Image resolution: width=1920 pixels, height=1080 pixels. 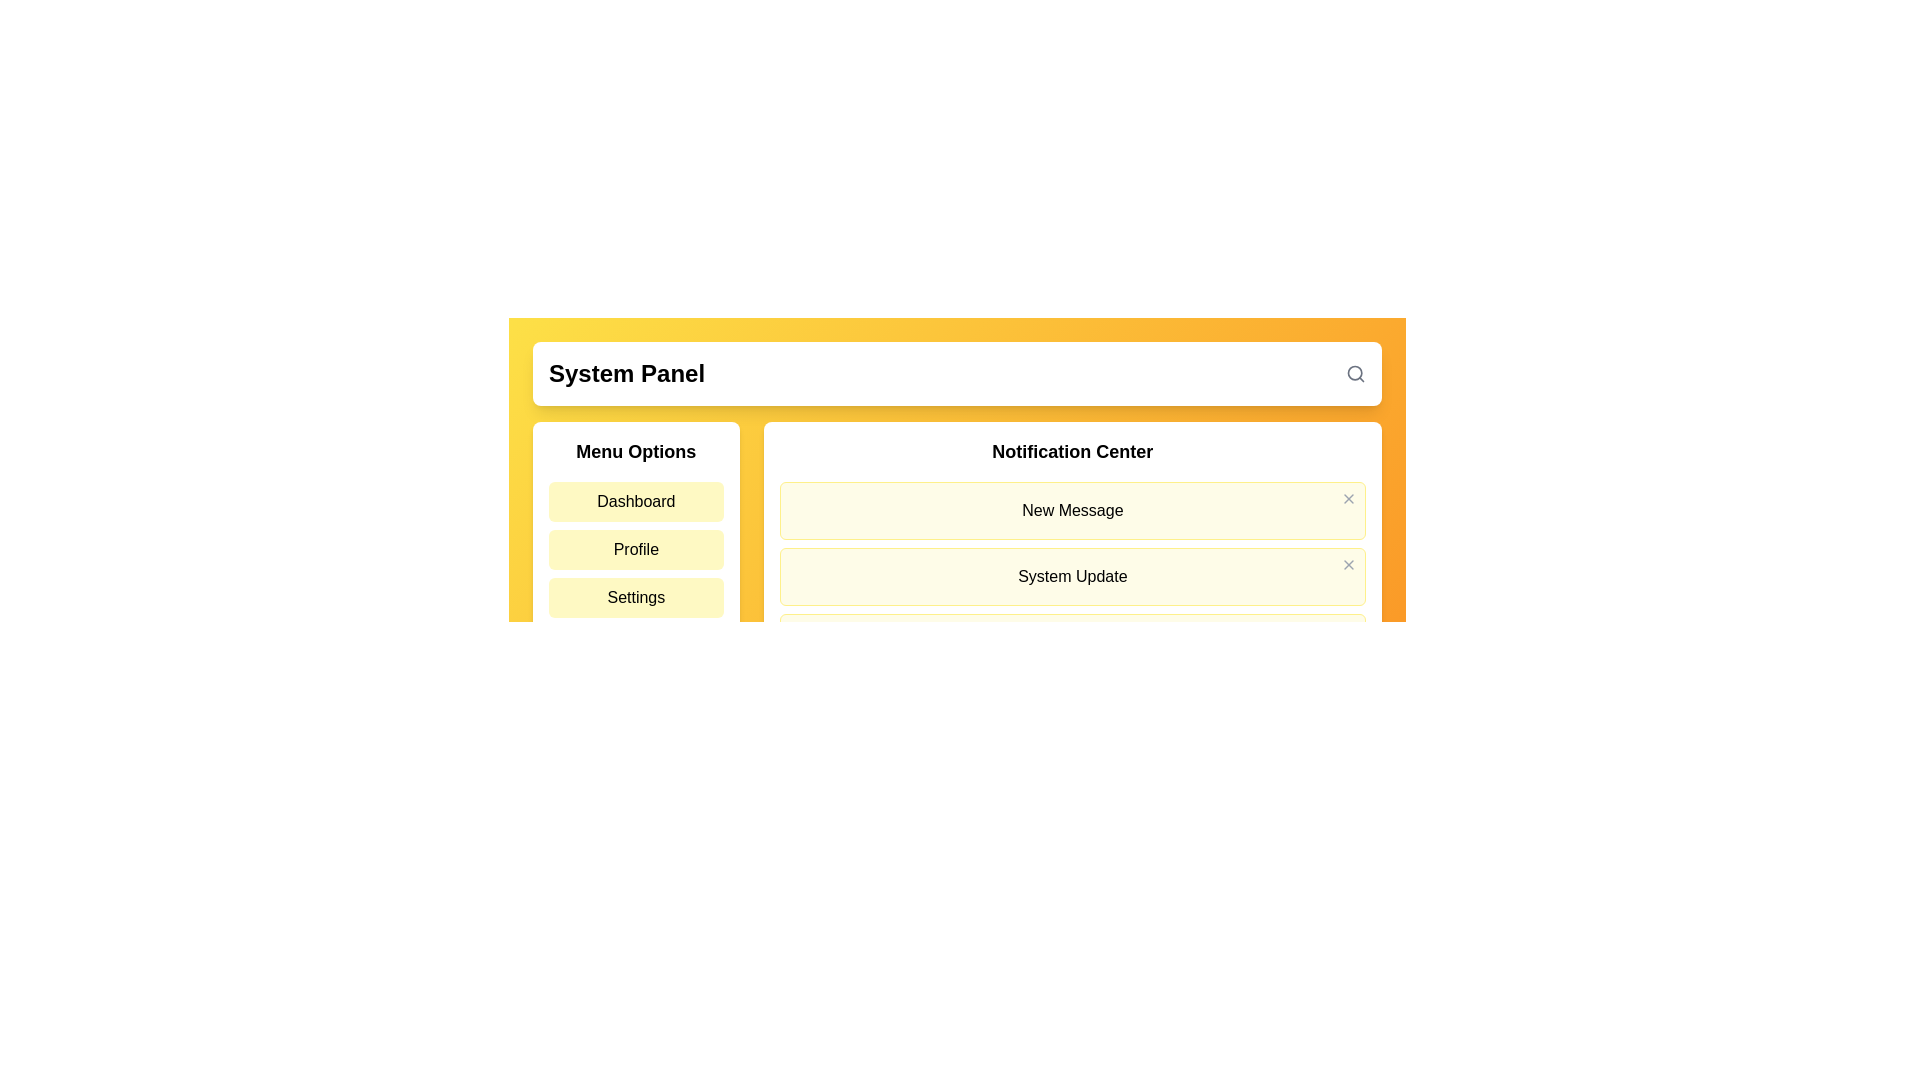 What do you see at coordinates (1356, 374) in the screenshot?
I see `the search icon located at the top-right corner of the 'System Panel' to initiate the search functionality` at bounding box center [1356, 374].